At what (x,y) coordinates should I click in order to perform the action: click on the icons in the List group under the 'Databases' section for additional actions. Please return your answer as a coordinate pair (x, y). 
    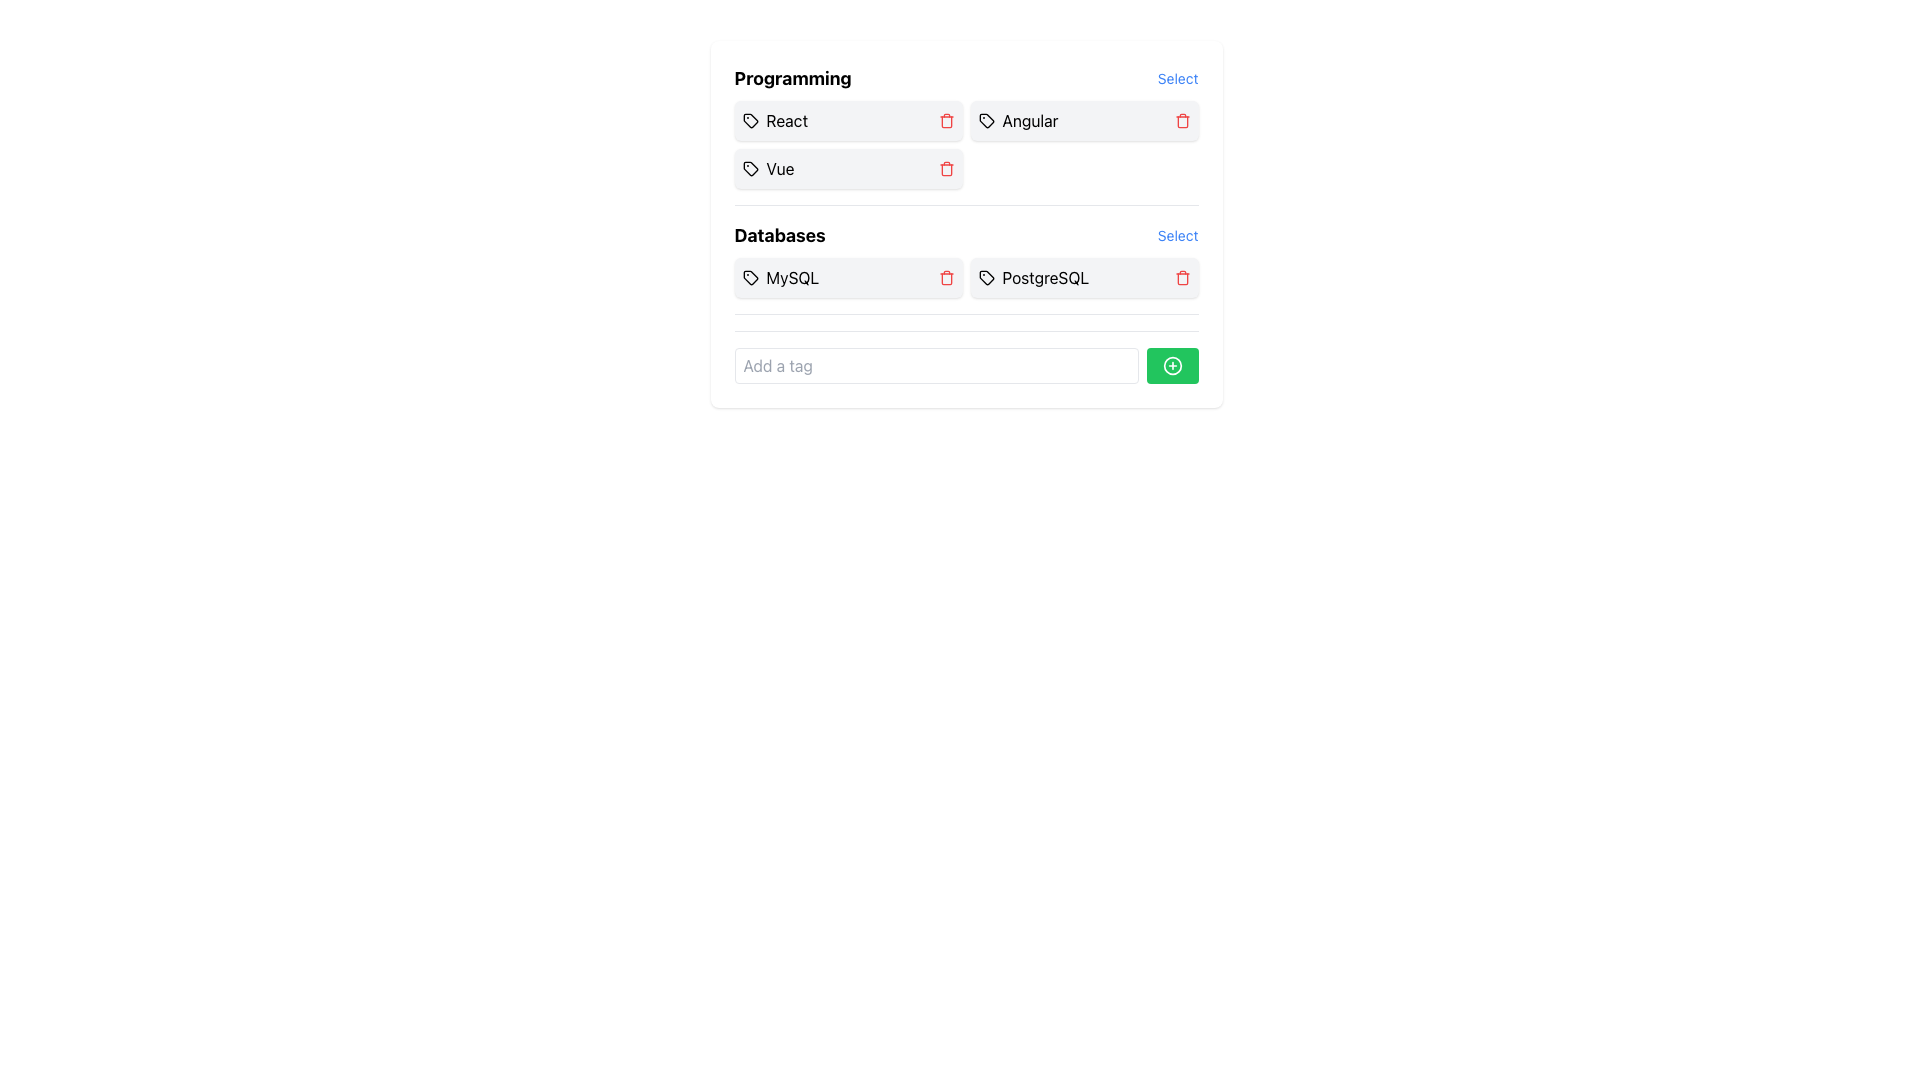
    Looking at the image, I should click on (966, 267).